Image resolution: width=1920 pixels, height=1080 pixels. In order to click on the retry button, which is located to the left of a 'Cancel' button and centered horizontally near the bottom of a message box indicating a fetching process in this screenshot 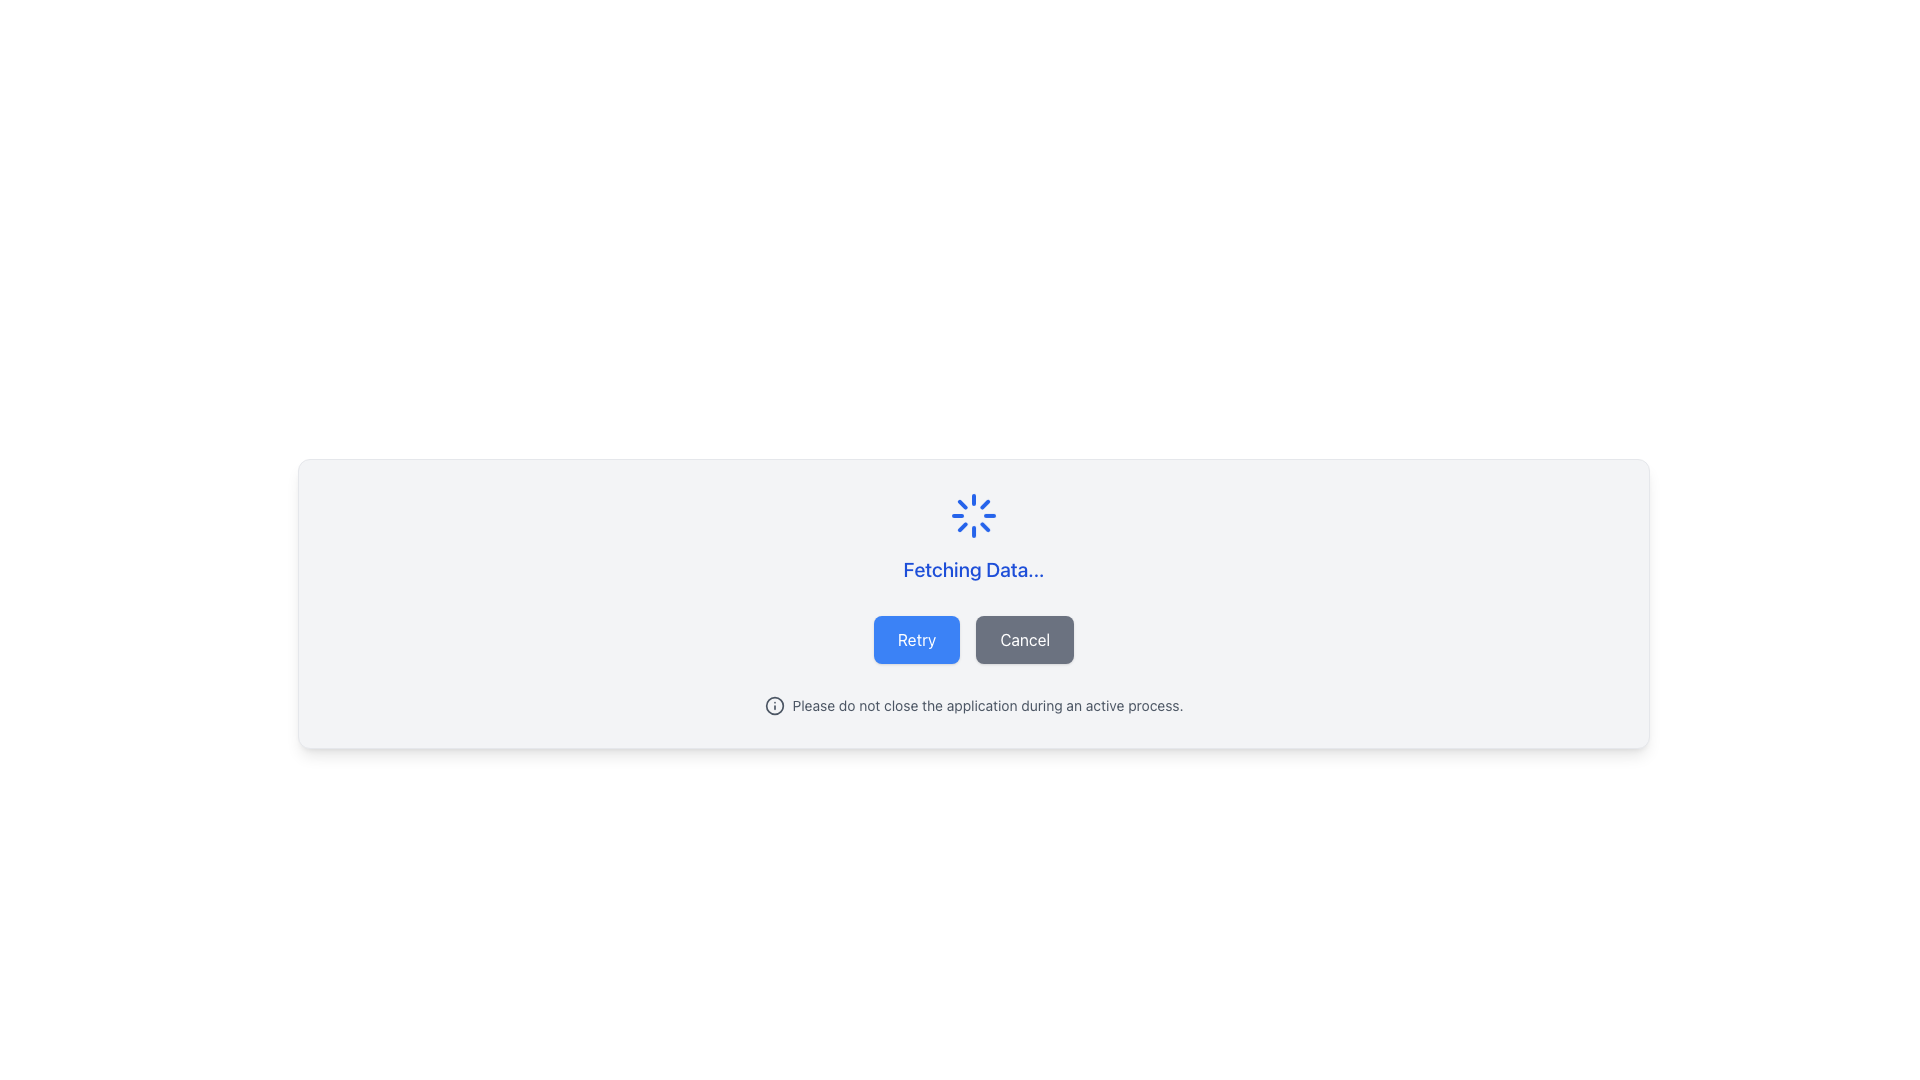, I will do `click(915, 640)`.